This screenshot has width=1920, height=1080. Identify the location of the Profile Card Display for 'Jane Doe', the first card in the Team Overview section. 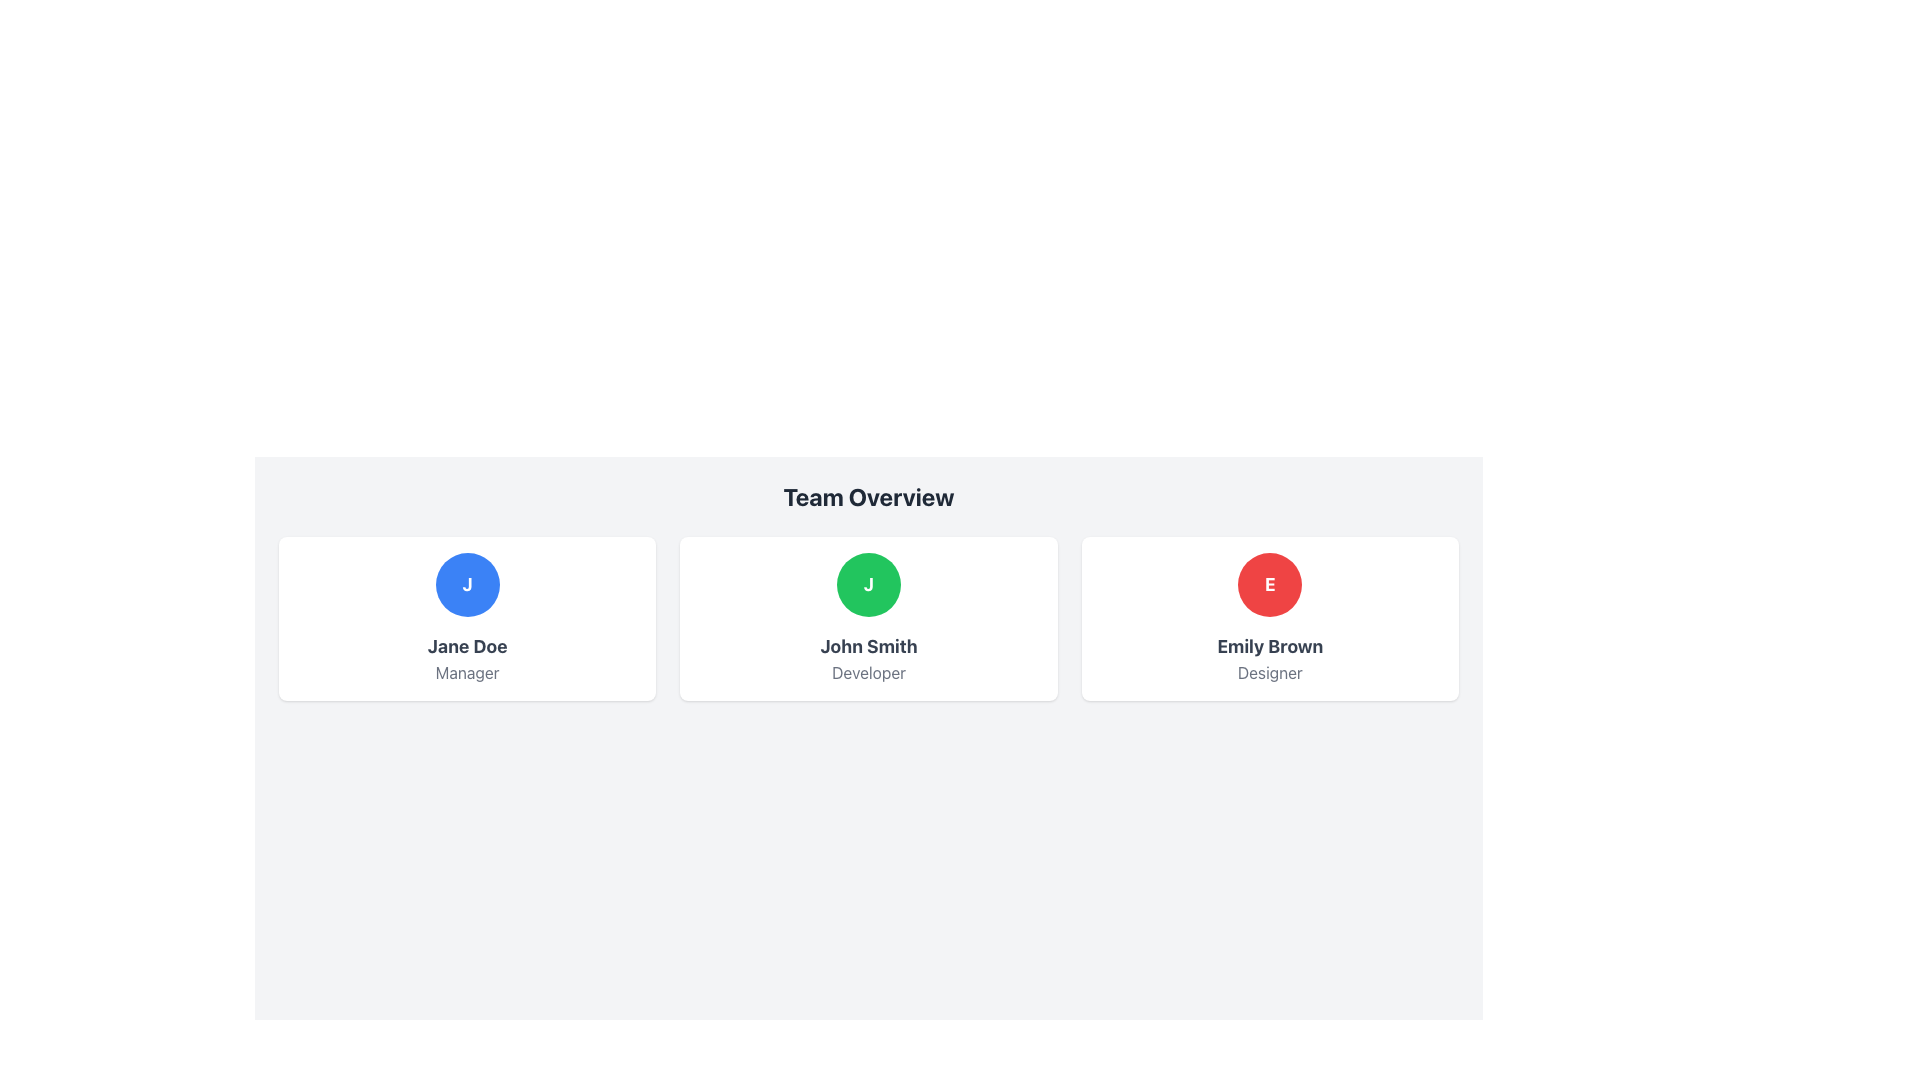
(466, 617).